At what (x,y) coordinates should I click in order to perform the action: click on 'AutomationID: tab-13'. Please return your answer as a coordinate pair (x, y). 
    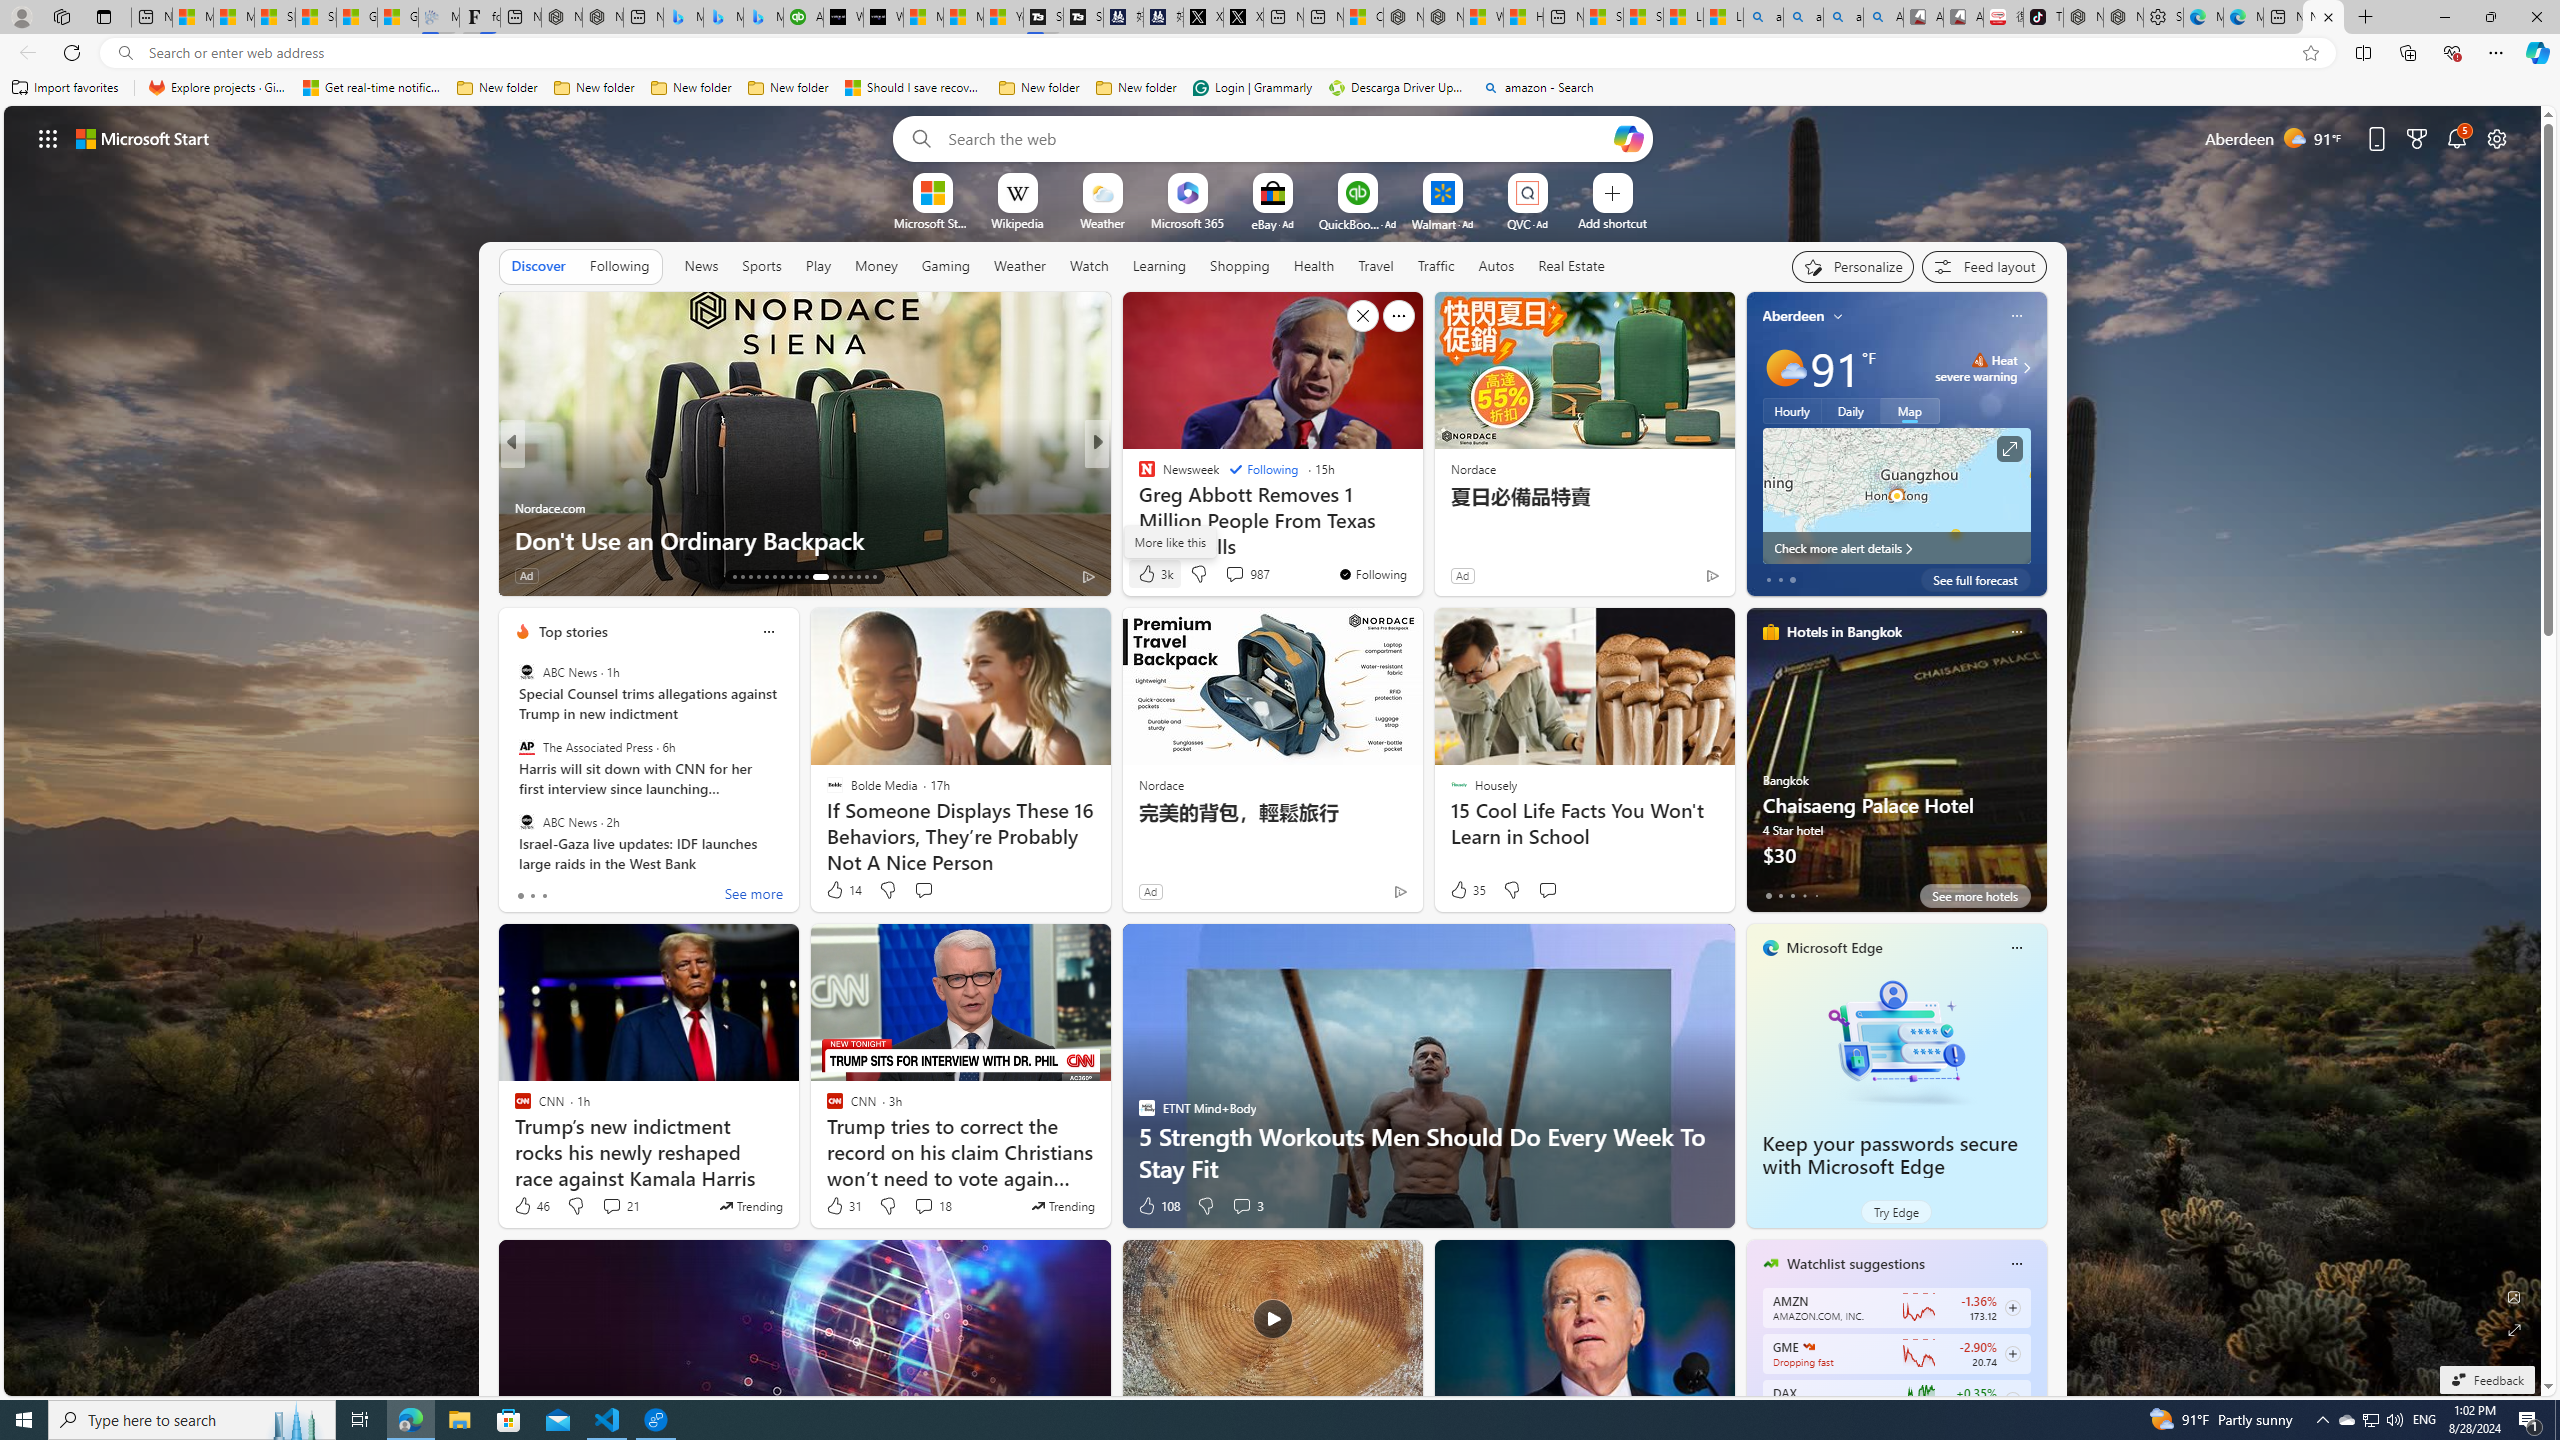
    Looking at the image, I should click on (733, 577).